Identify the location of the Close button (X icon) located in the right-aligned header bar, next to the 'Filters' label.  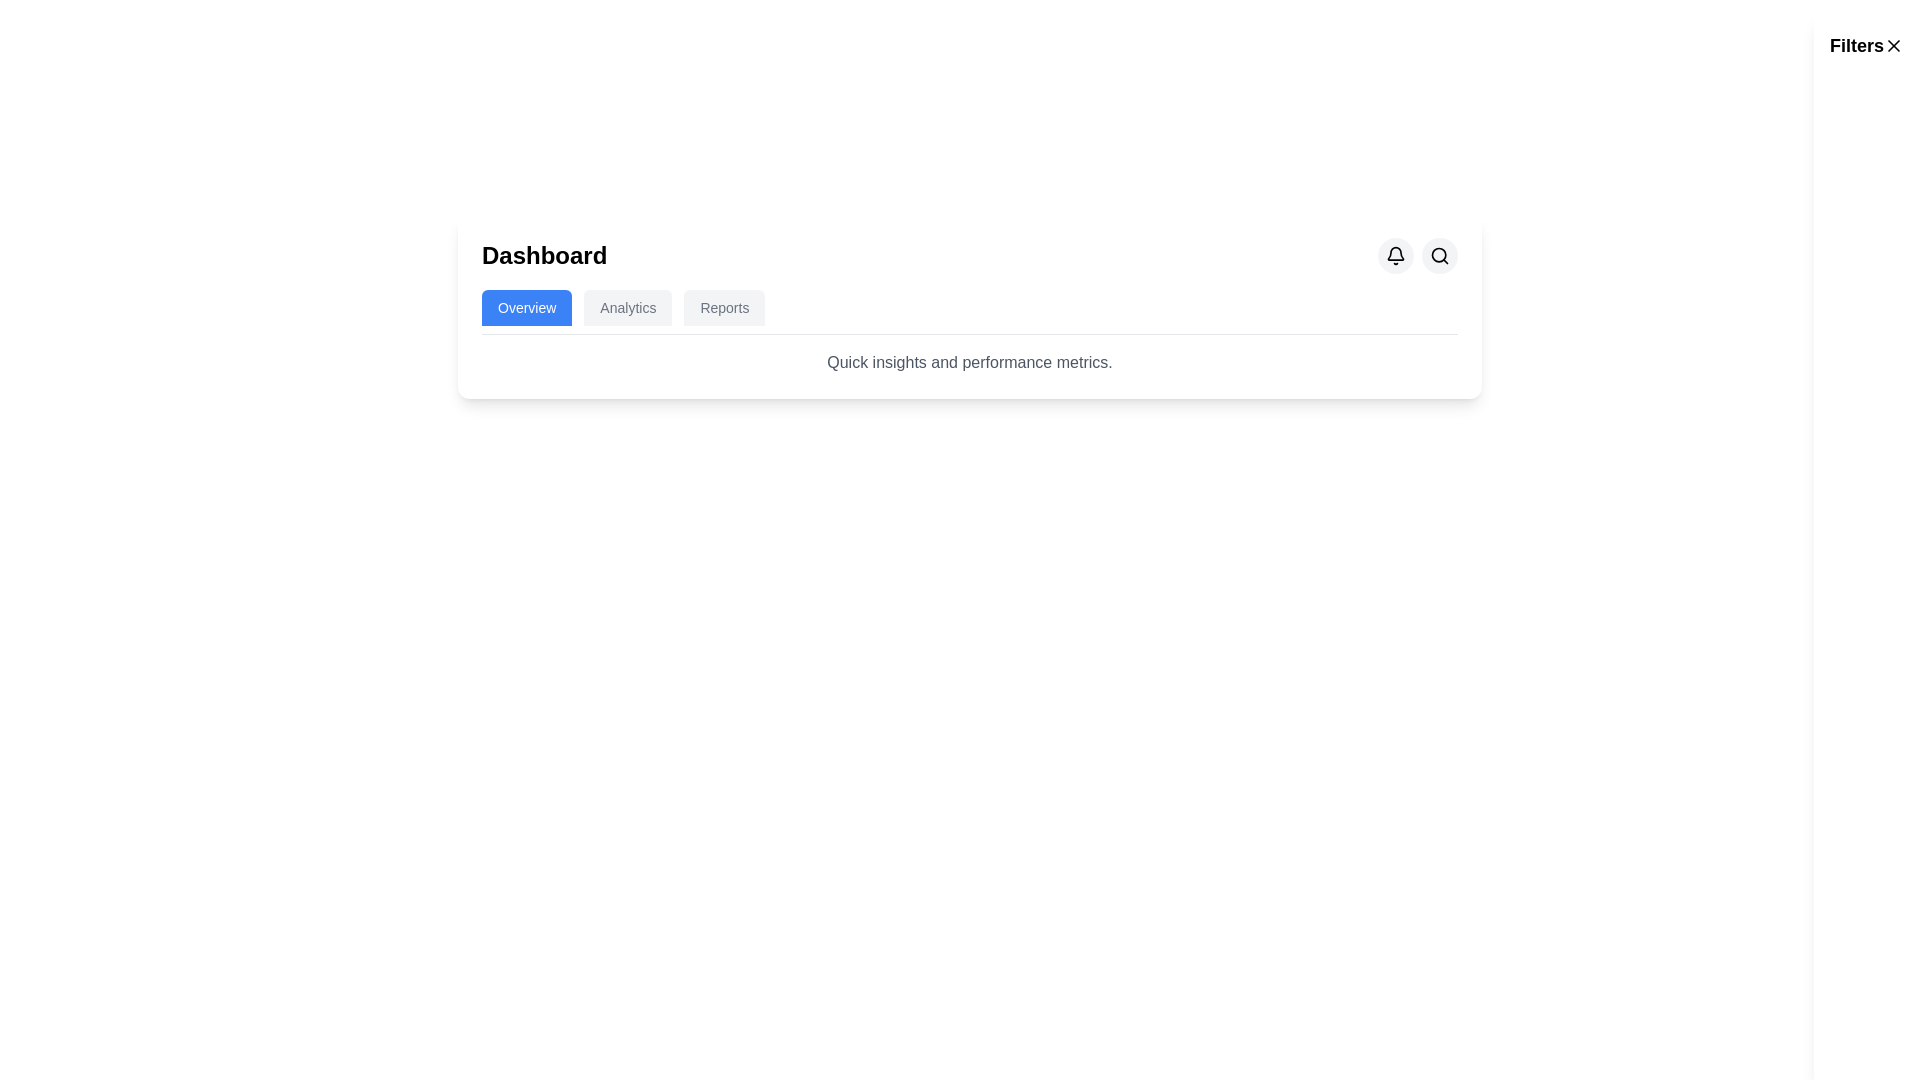
(1893, 45).